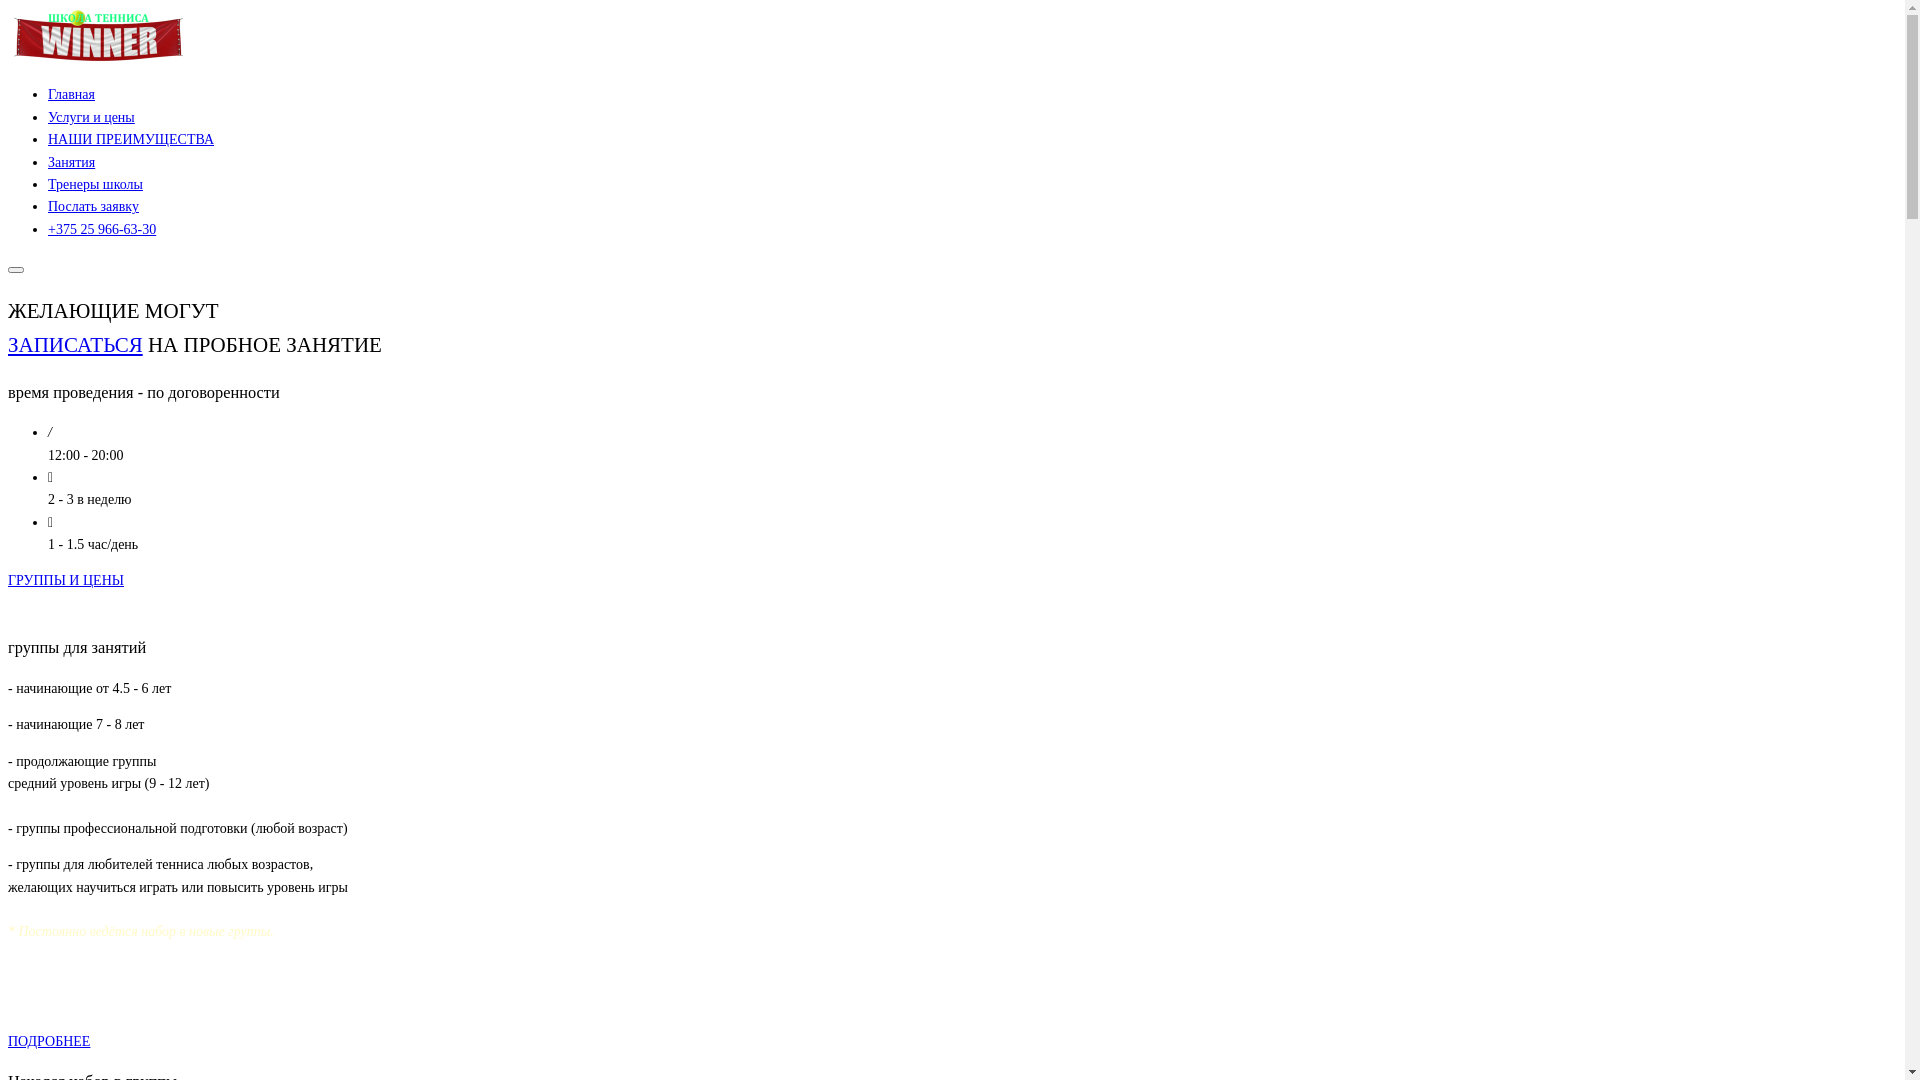 The image size is (1920, 1080). I want to click on '+375 25 966-63-30', so click(100, 228).